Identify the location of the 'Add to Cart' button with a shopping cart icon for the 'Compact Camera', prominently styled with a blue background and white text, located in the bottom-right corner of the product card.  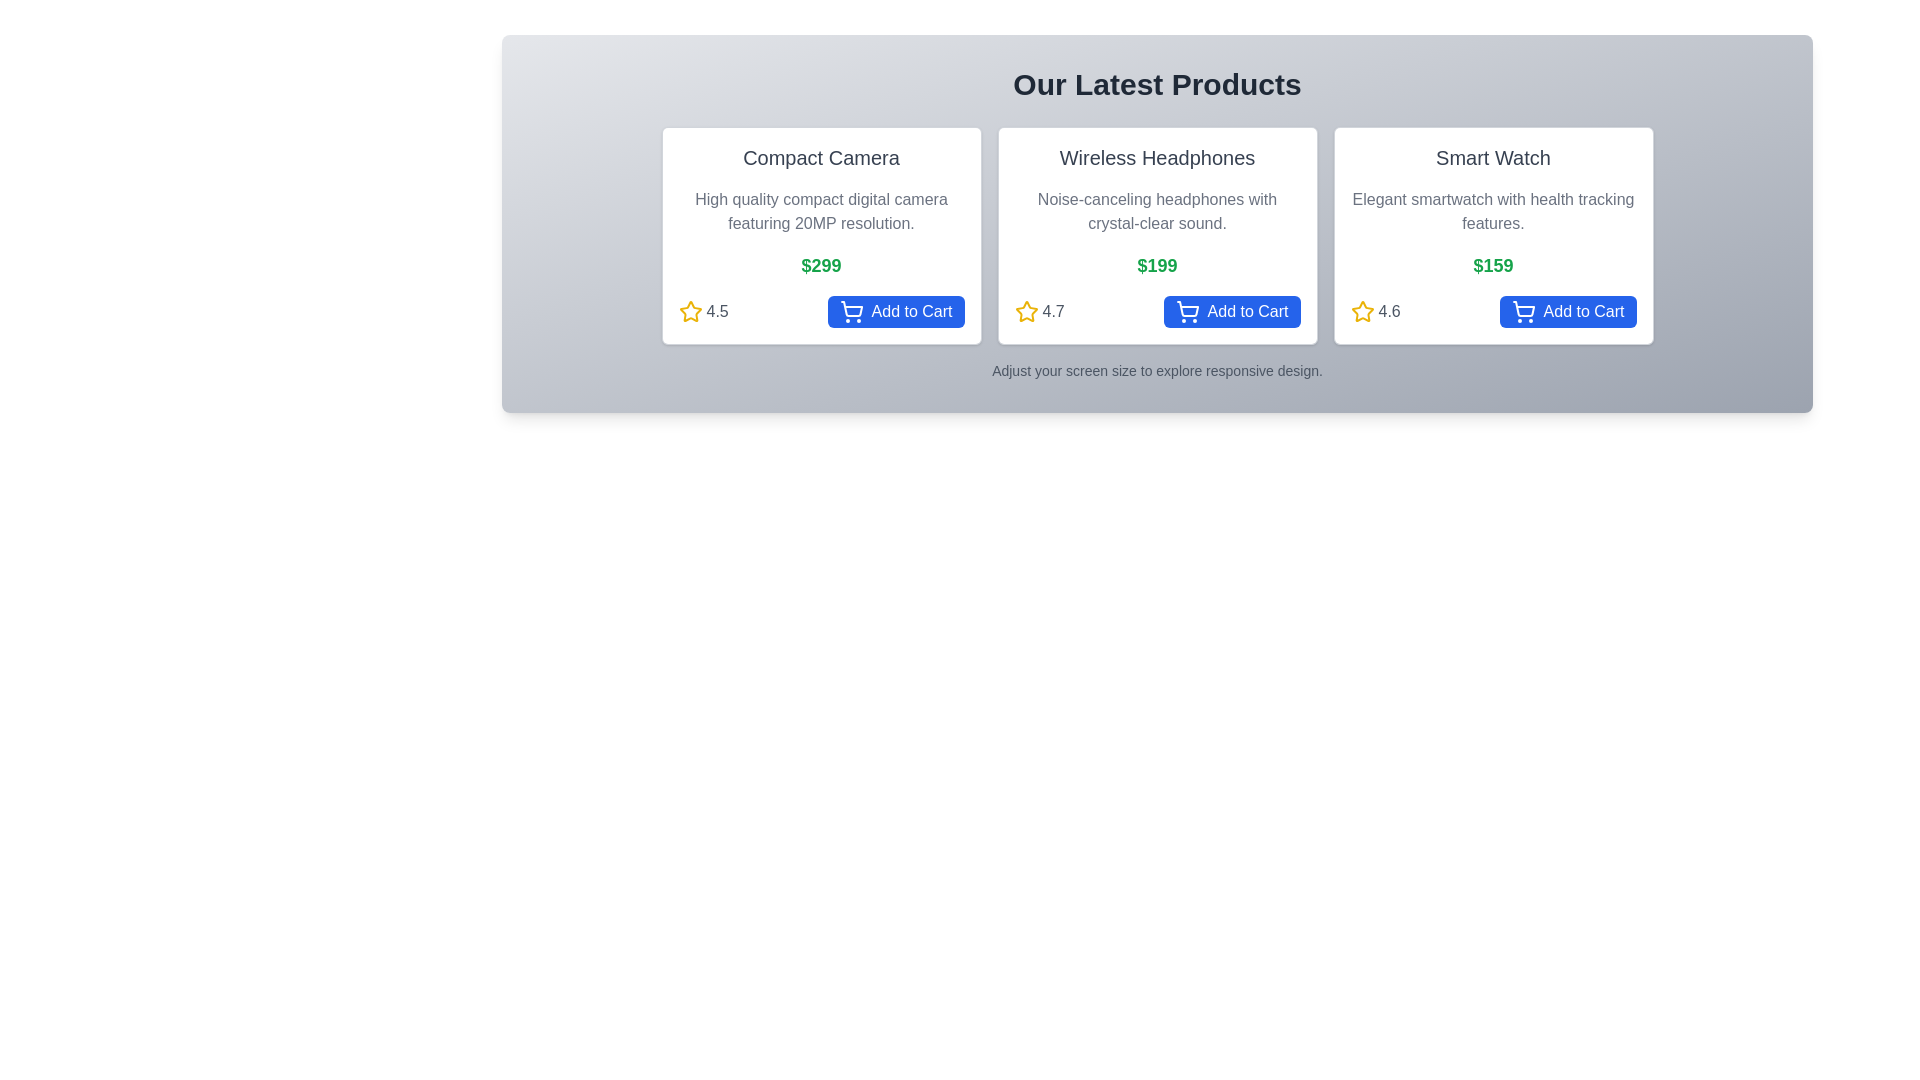
(895, 312).